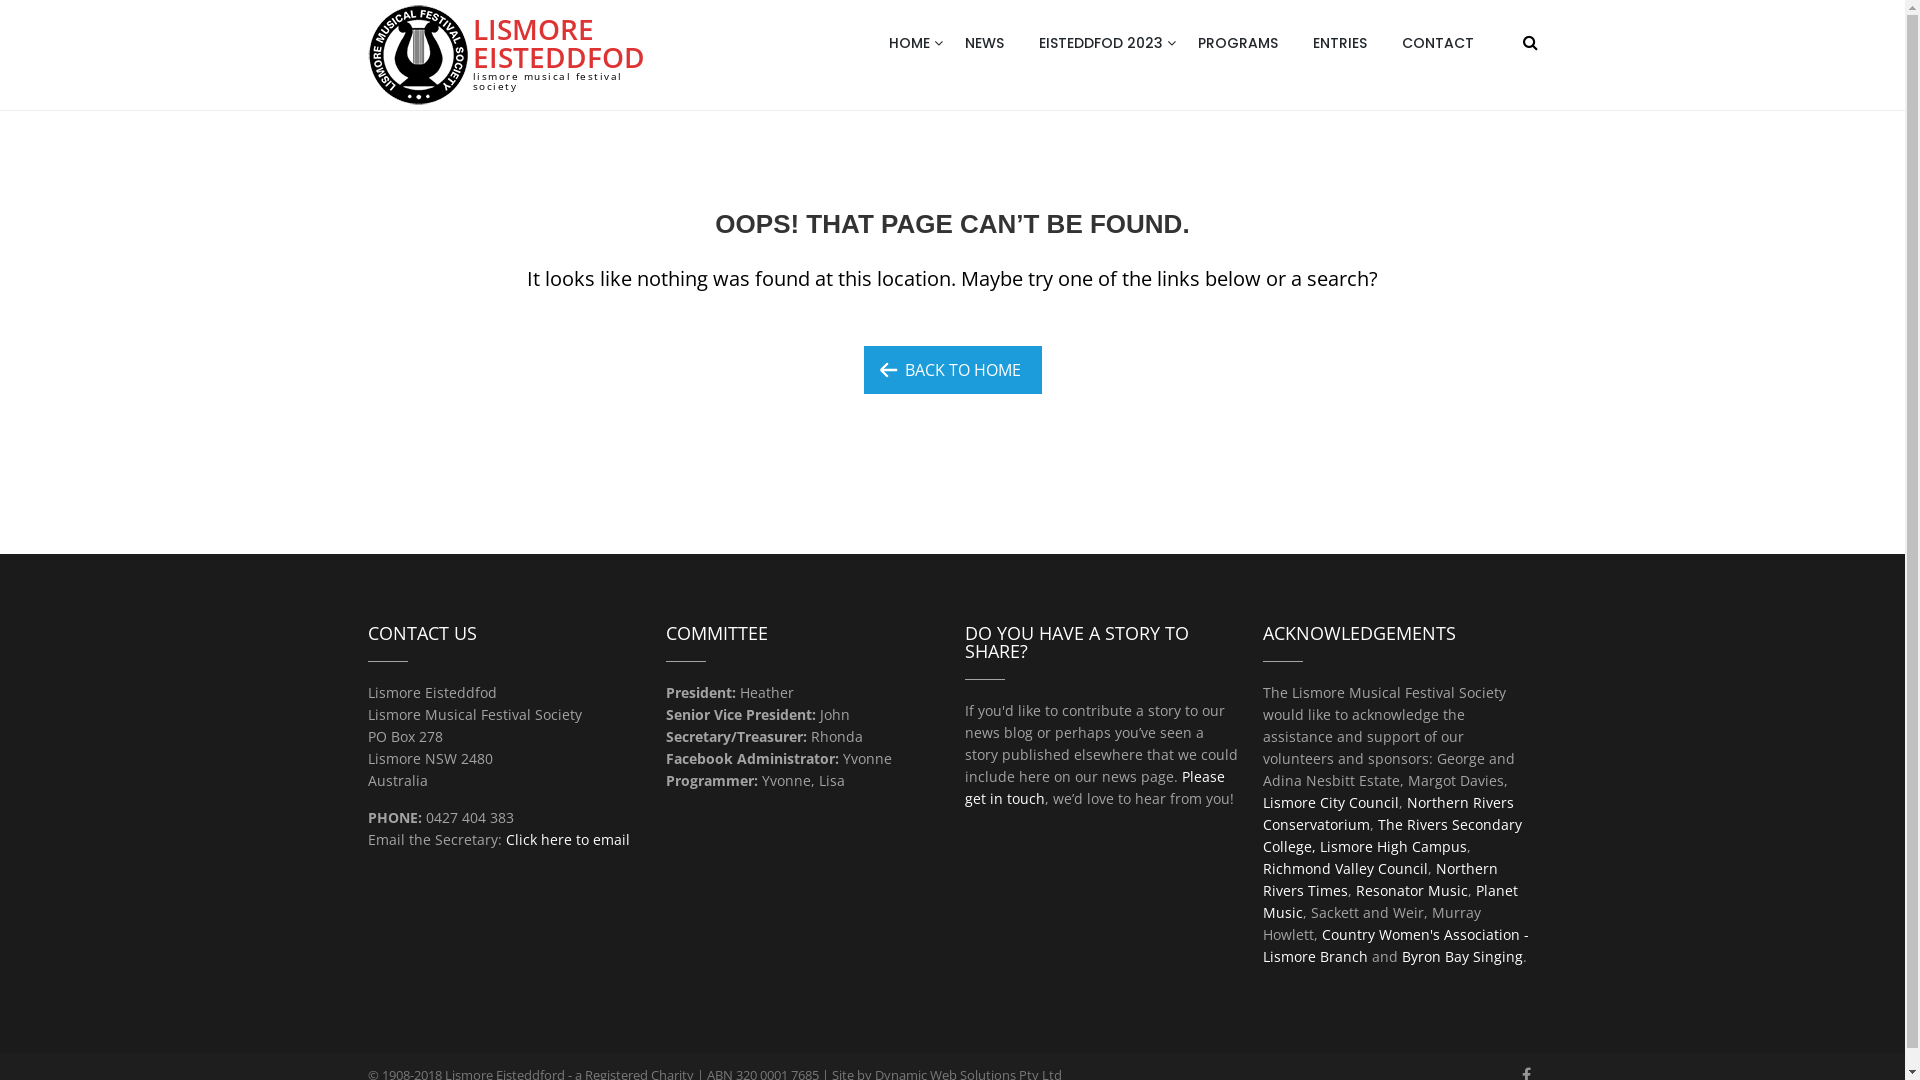 This screenshot has width=1920, height=1080. Describe the element at coordinates (1093, 786) in the screenshot. I see `'Please get in touch'` at that location.